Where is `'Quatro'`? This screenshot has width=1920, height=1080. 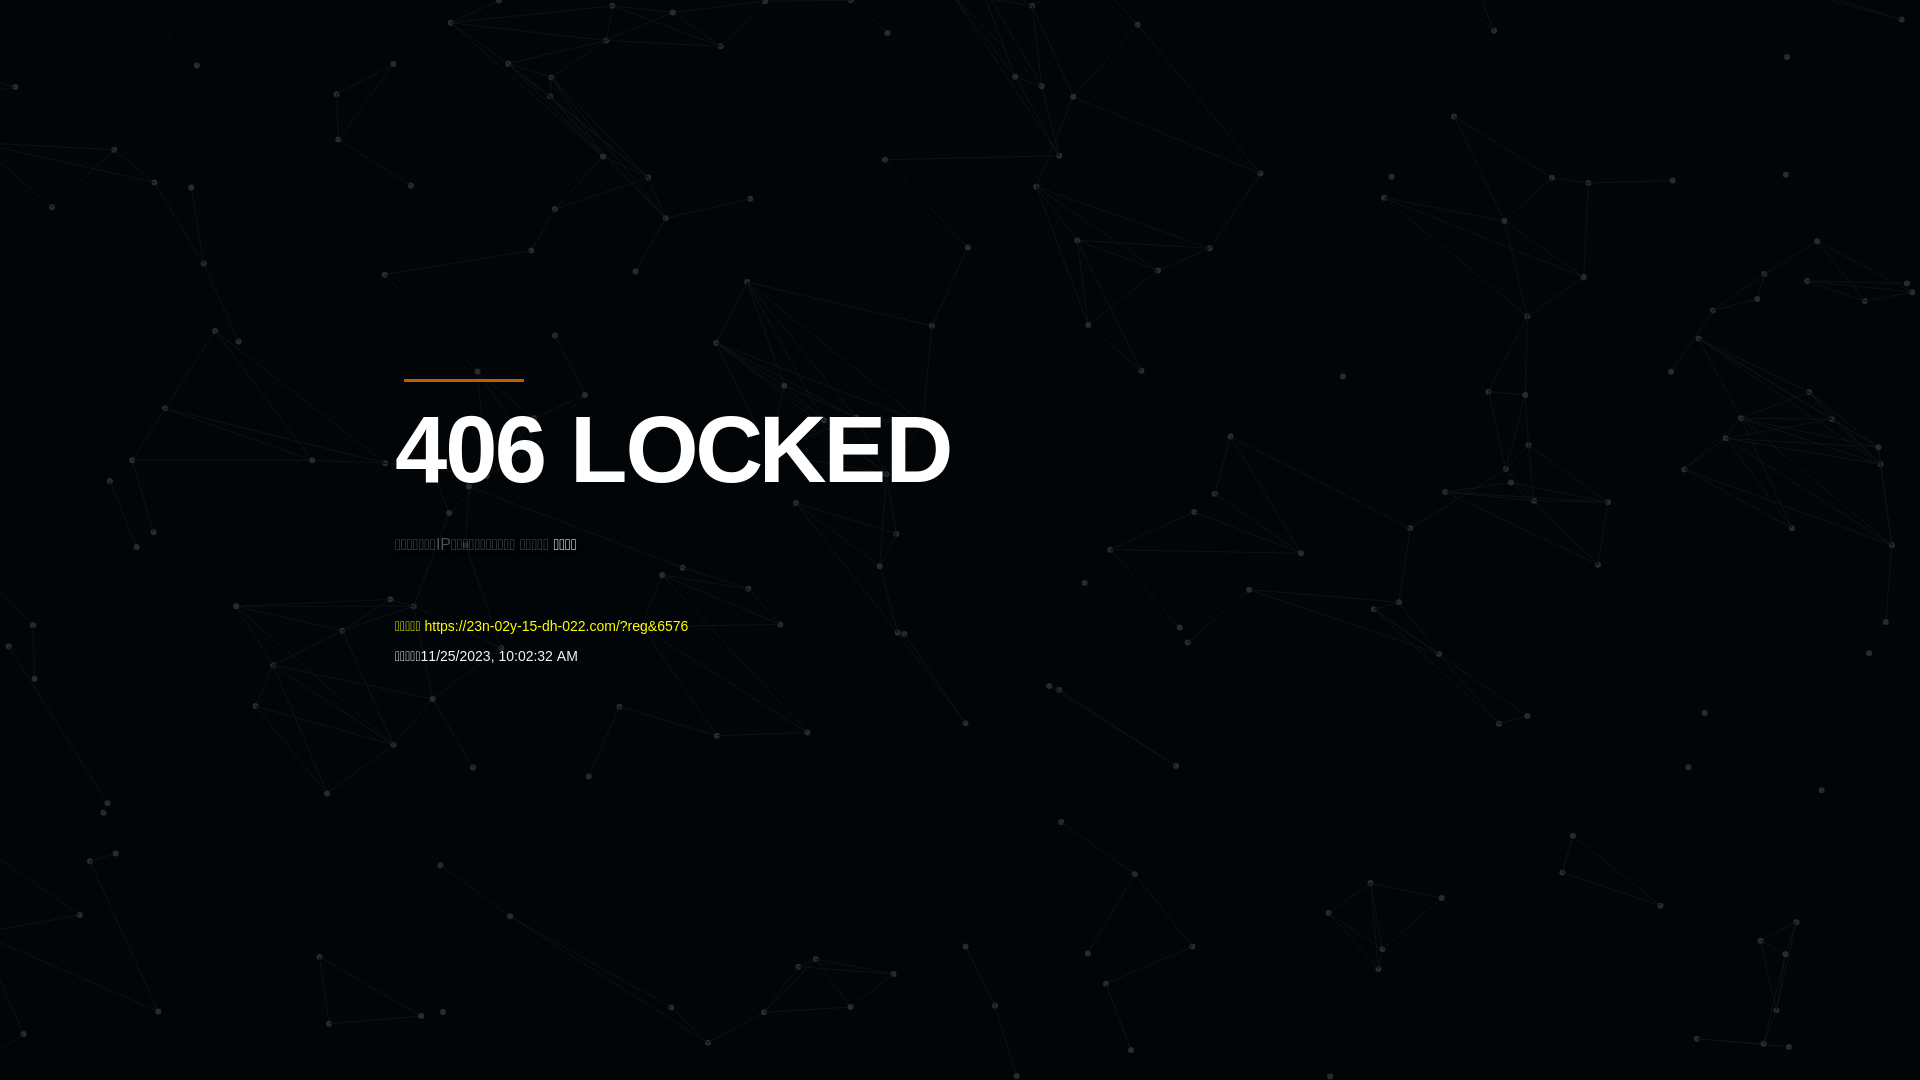
'Quatro' is located at coordinates (542, 114).